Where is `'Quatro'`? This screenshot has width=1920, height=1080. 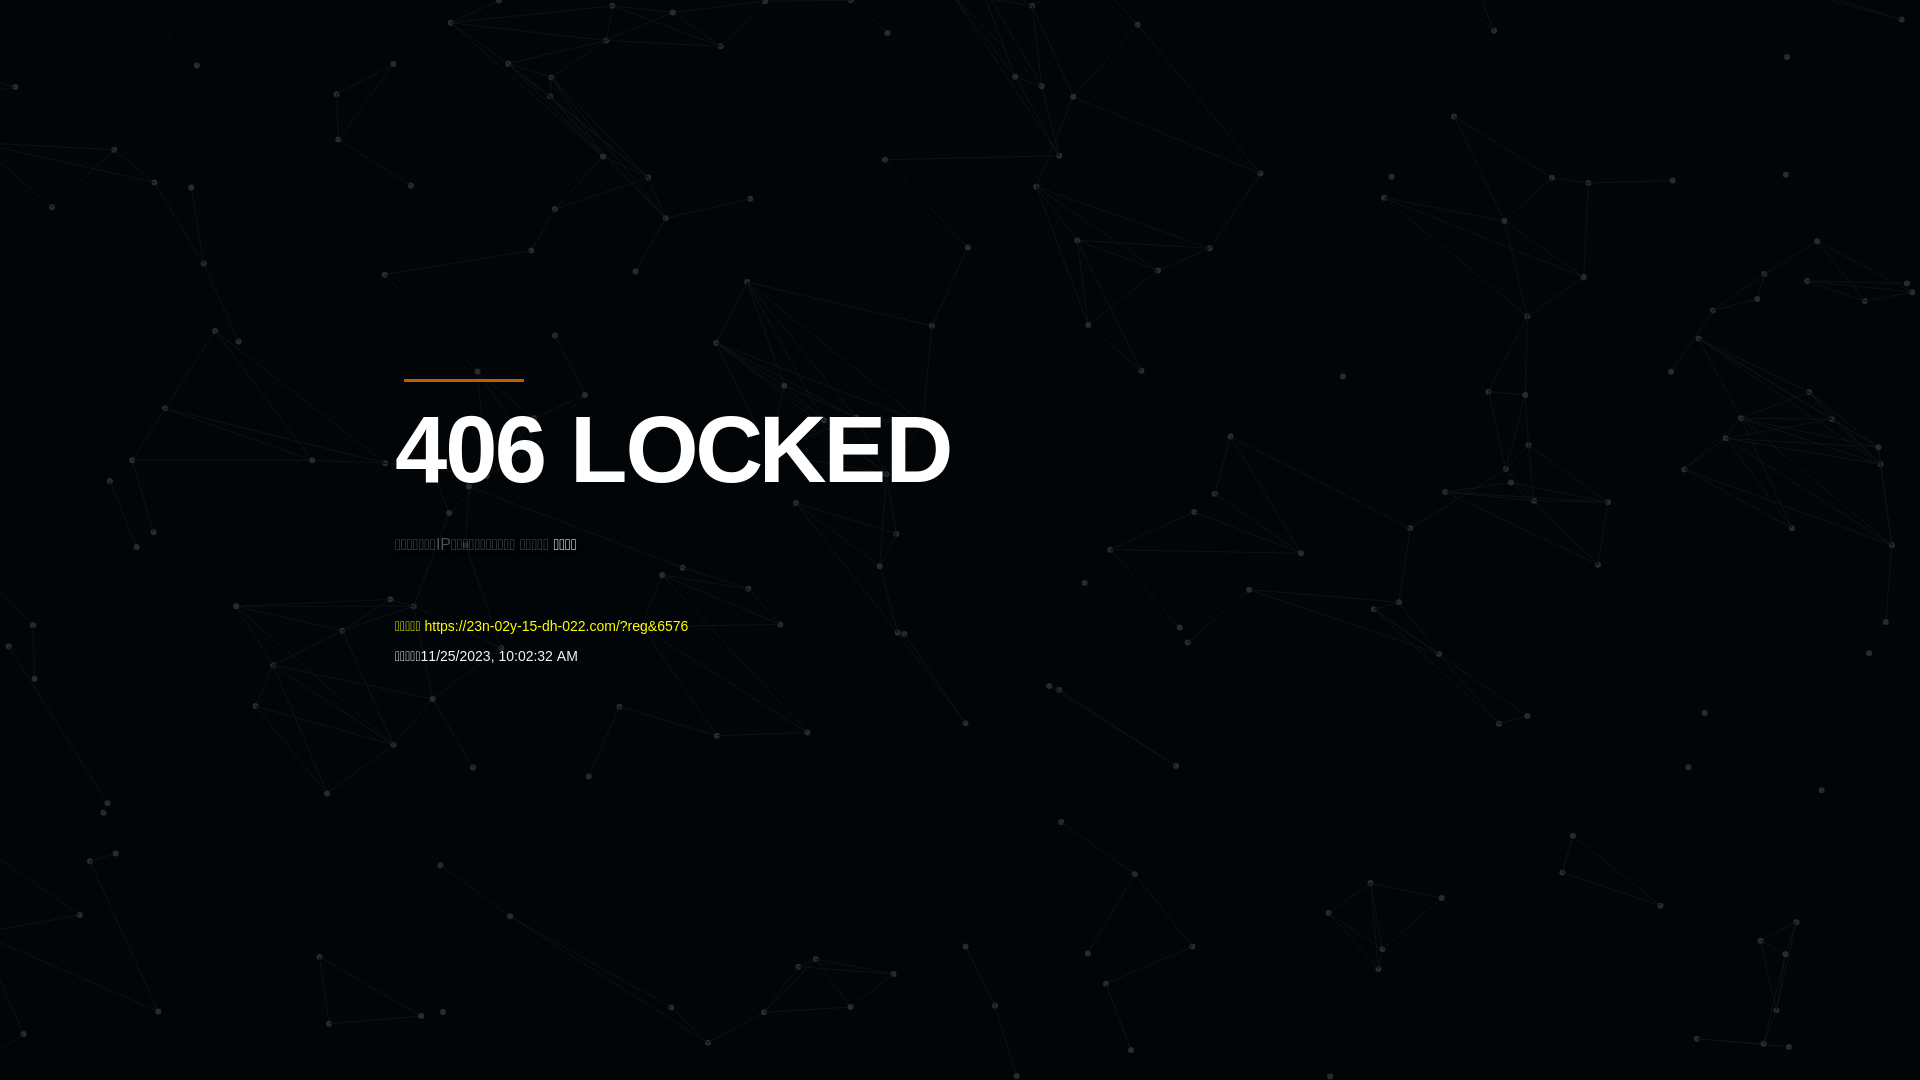
'Quatro' is located at coordinates (542, 114).